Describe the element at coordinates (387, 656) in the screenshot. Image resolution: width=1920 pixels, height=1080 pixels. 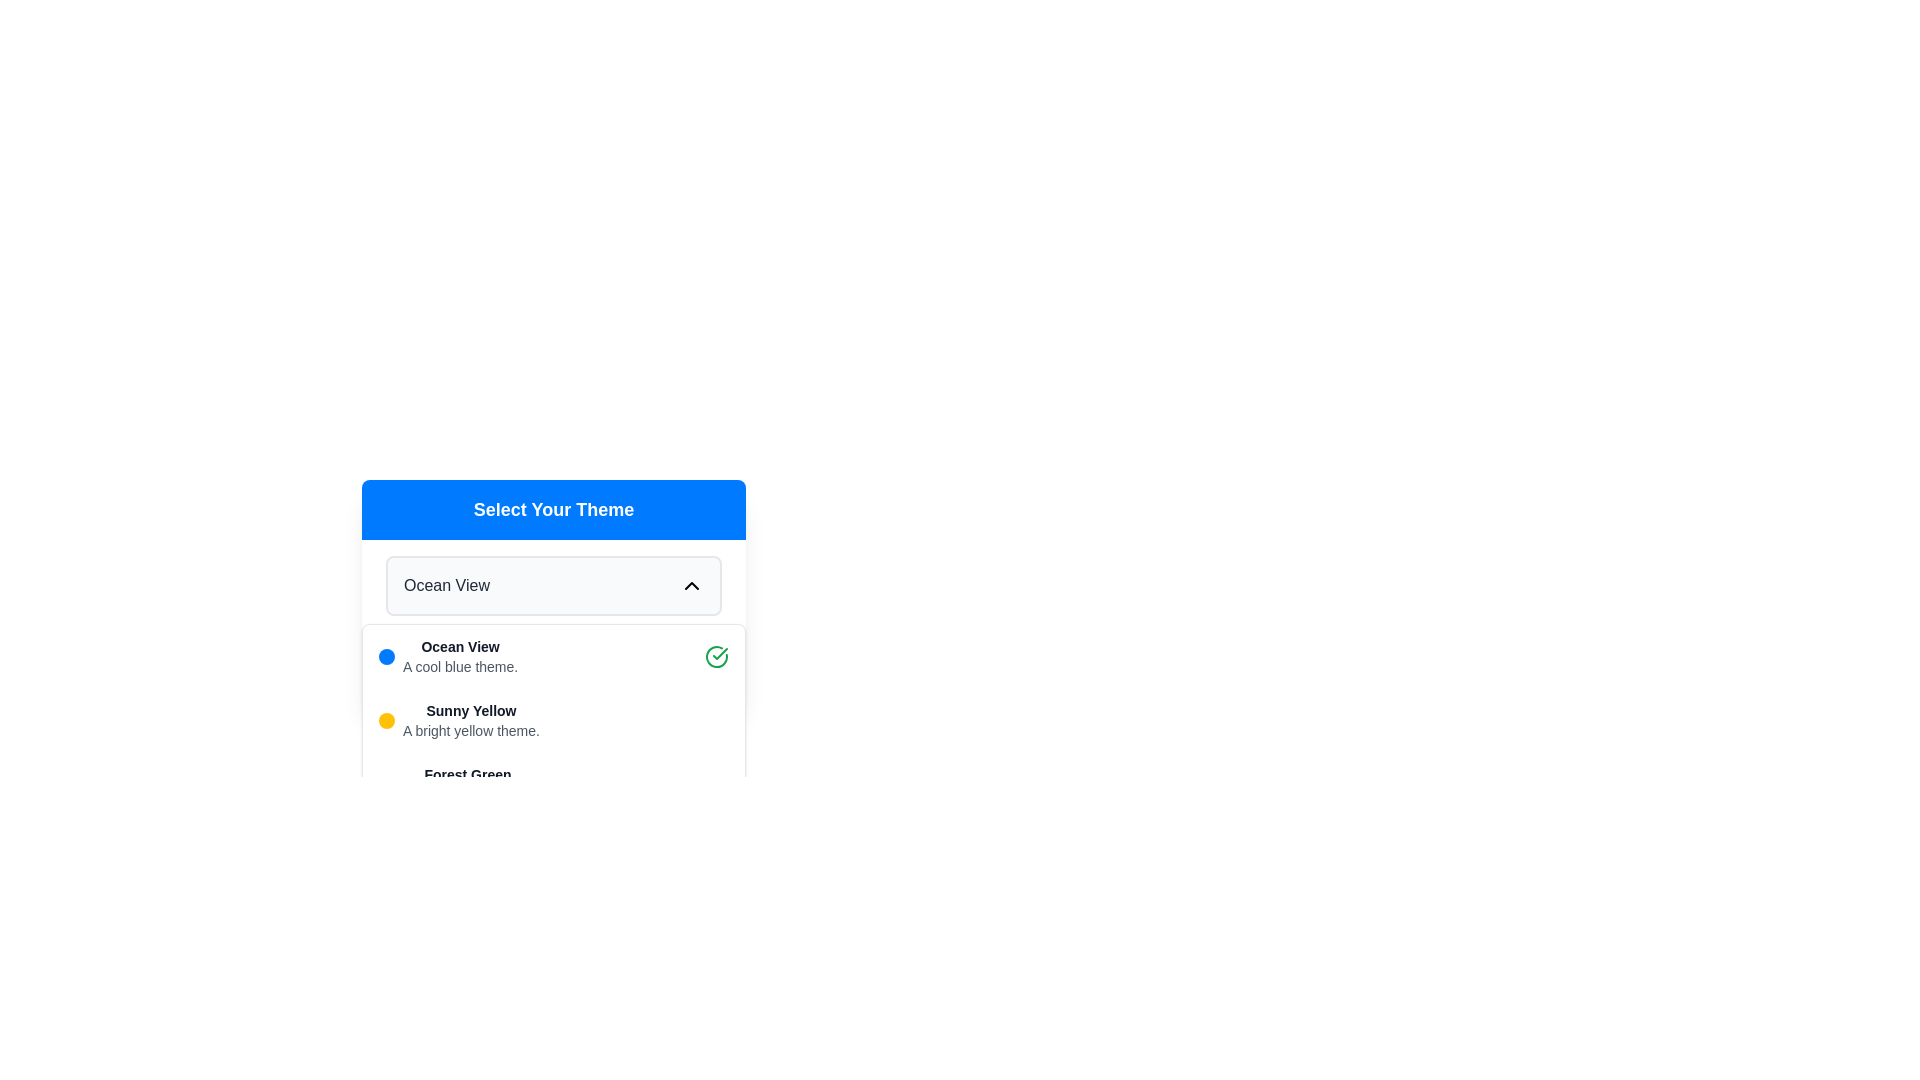
I see `the small, circular blue icon located to the left of the 'Ocean View' text, which serves as a graphical indicator` at that location.